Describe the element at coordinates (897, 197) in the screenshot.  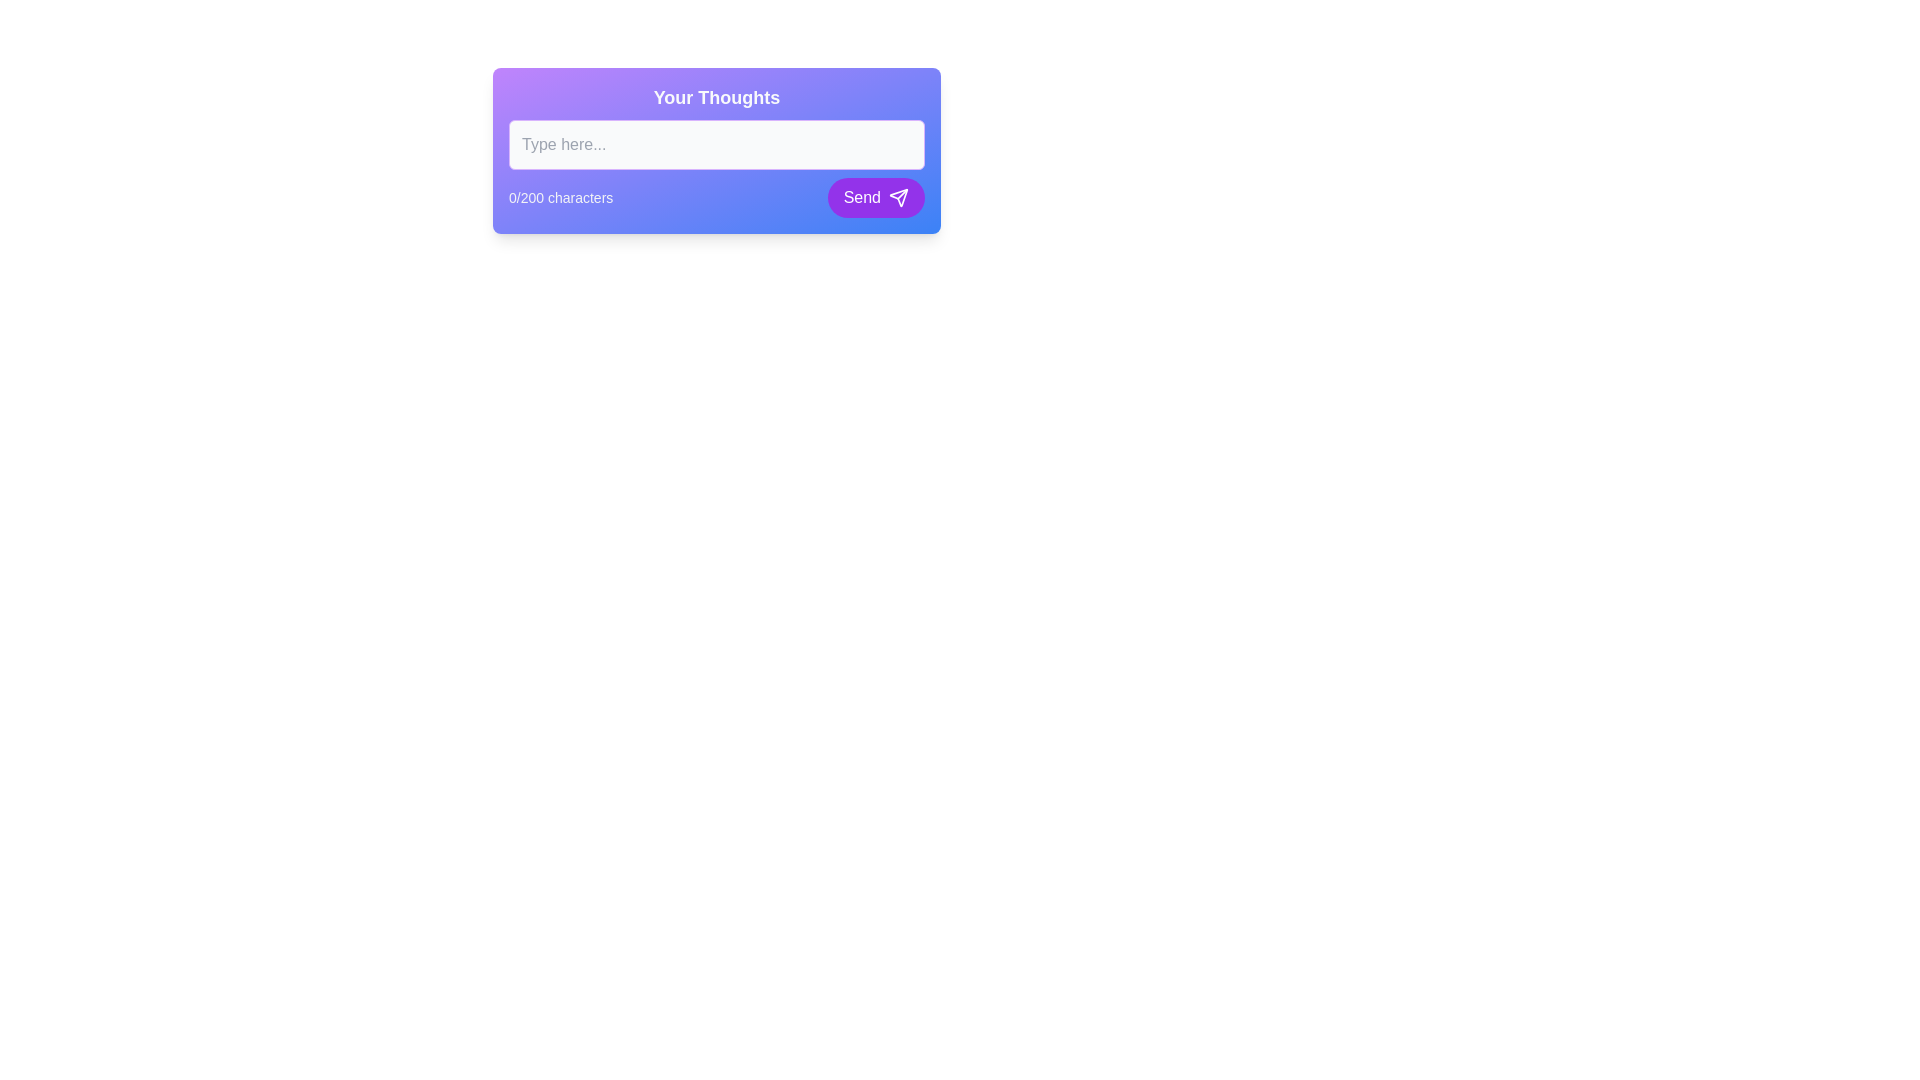
I see `the sending icon located within the 'Send' button, which is positioned to the right of the word 'Send' beneath the text input field` at that location.